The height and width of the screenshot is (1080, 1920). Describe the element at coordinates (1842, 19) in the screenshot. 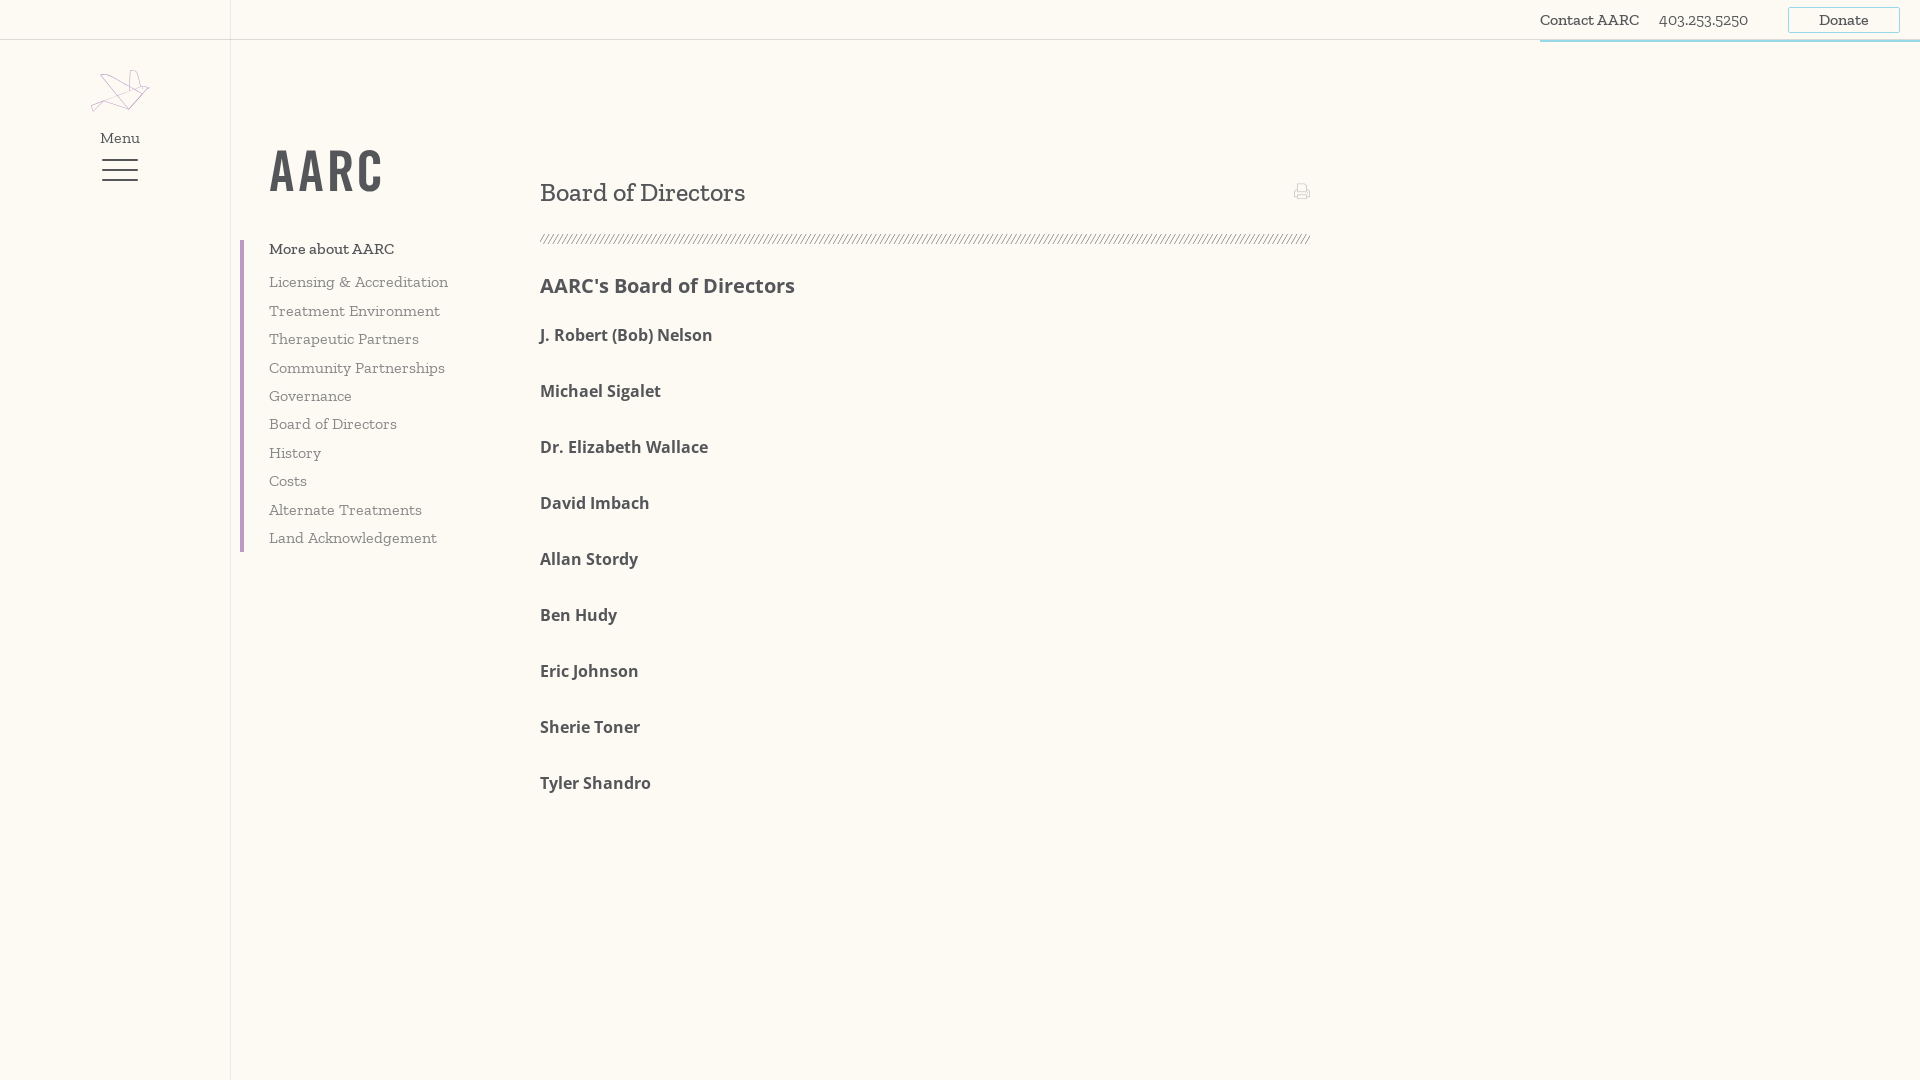

I see `'Donate'` at that location.